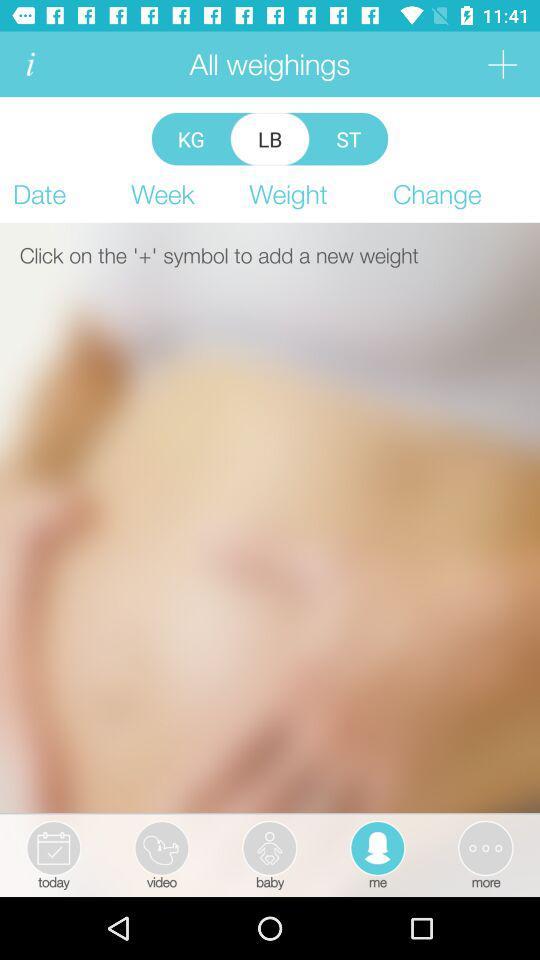 This screenshot has height=960, width=540. I want to click on another weighing, so click(501, 64).